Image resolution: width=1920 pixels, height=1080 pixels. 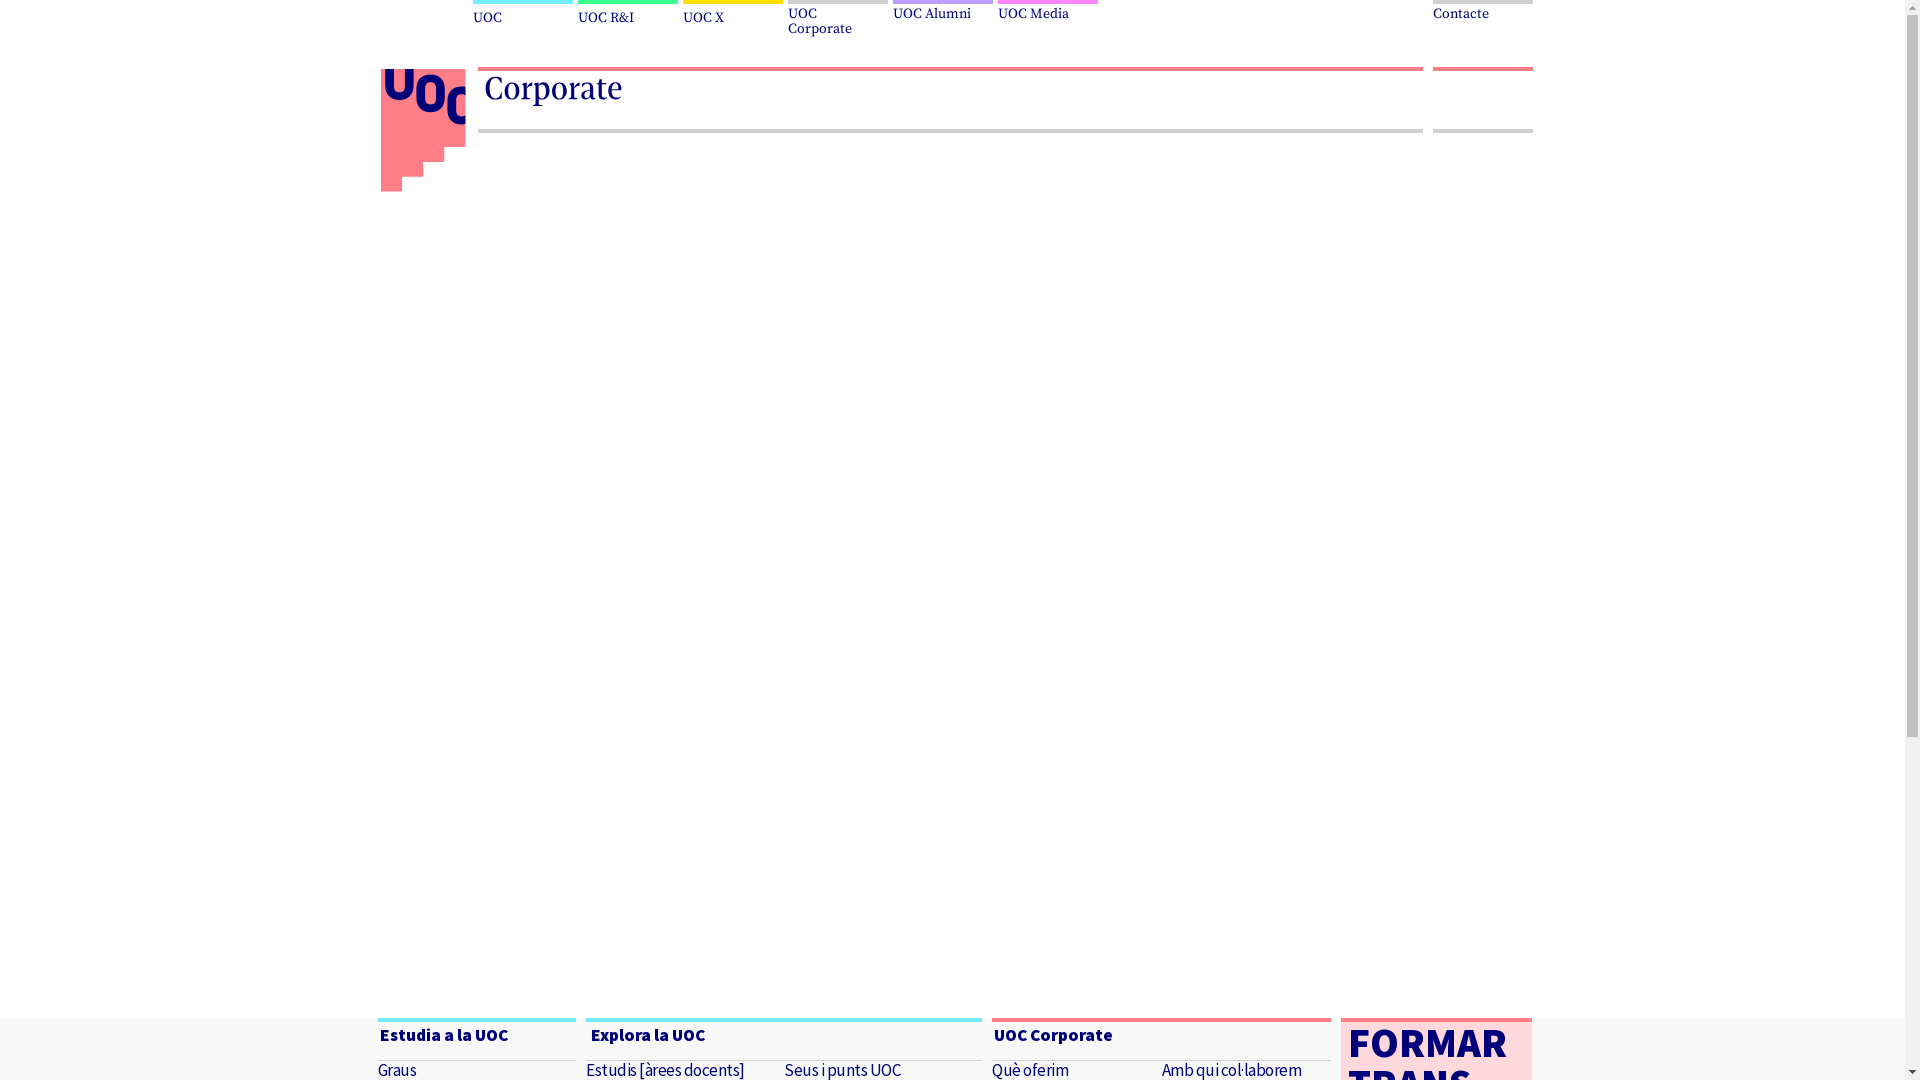 I want to click on 'UOC R&I', so click(x=576, y=14).